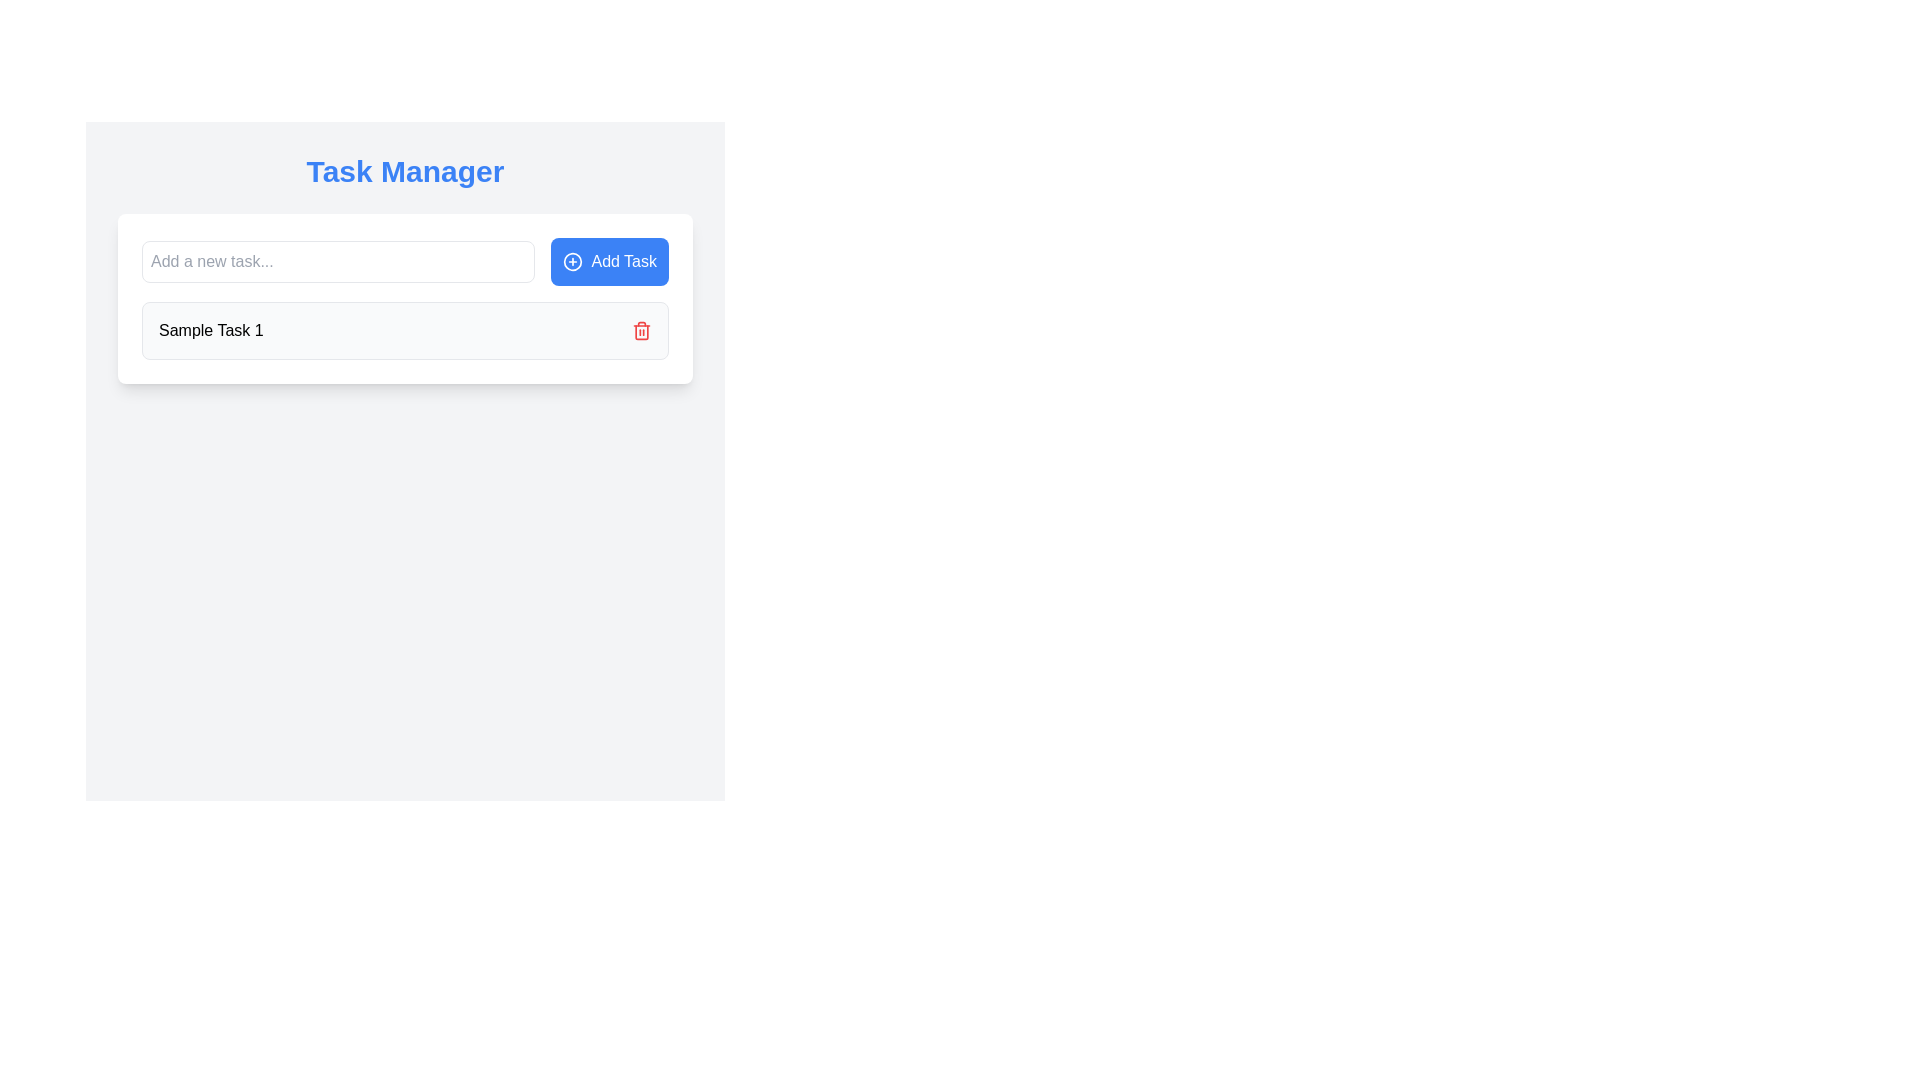 This screenshot has width=1920, height=1080. I want to click on the 'Task Manager' text header, which is displayed prominently in a large, bold, blue font, centered at the top of the interface, so click(404, 171).